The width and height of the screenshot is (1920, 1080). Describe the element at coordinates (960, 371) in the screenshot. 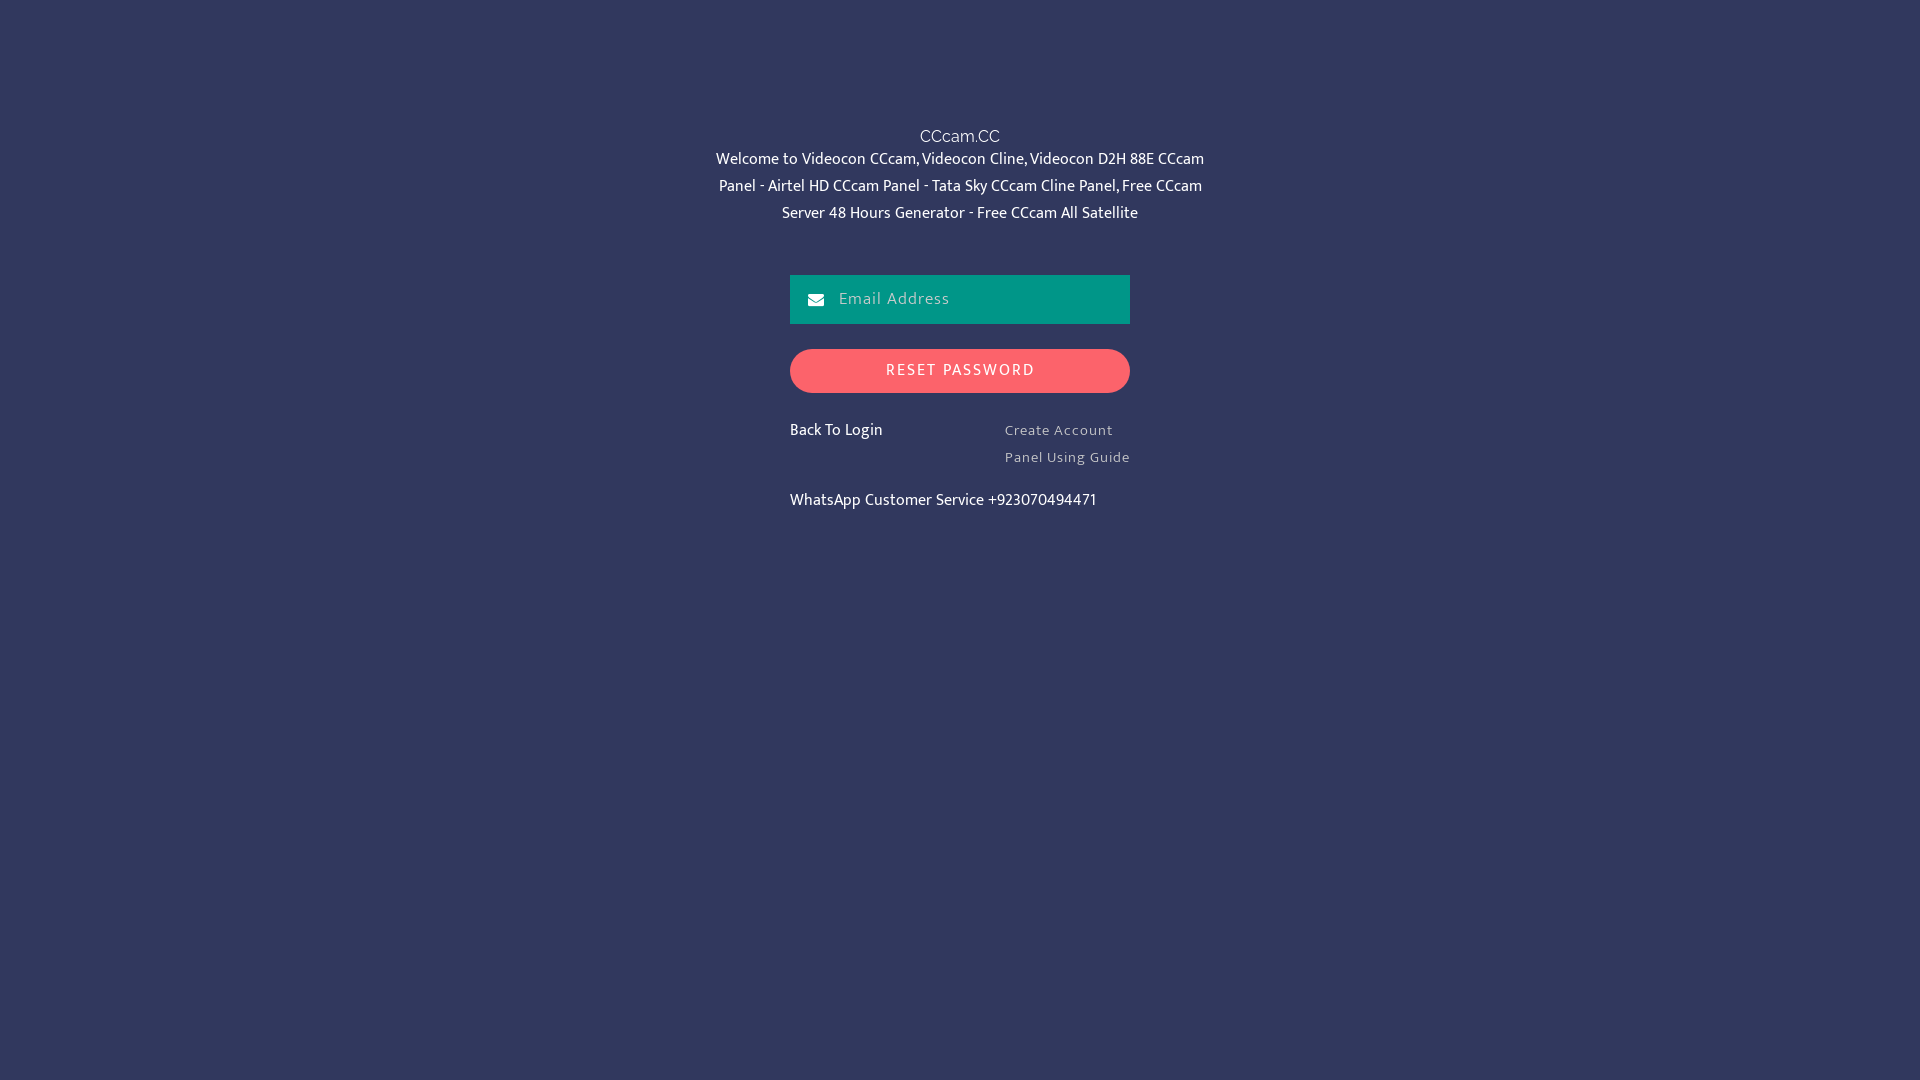

I see `'RESET PASSWORD'` at that location.